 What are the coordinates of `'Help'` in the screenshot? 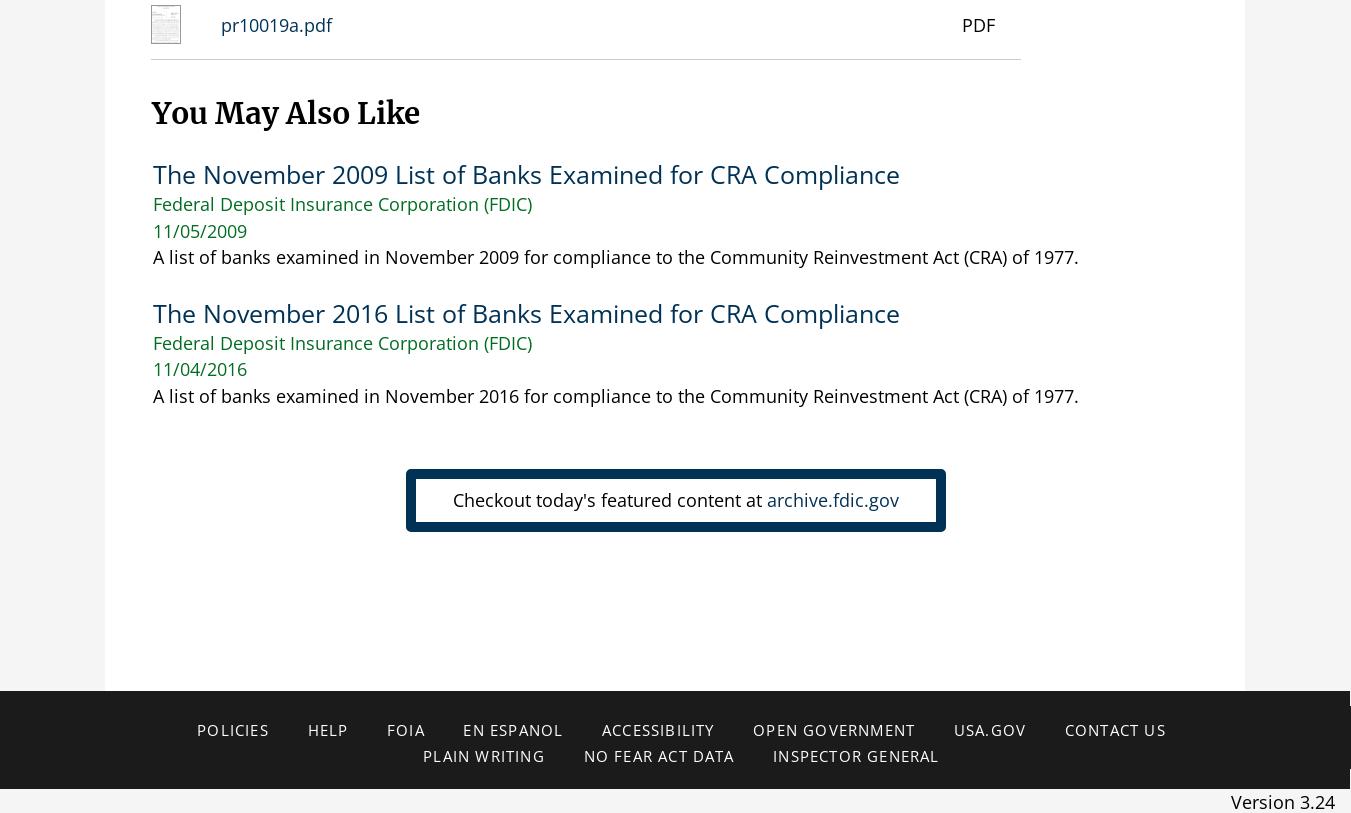 It's located at (327, 729).